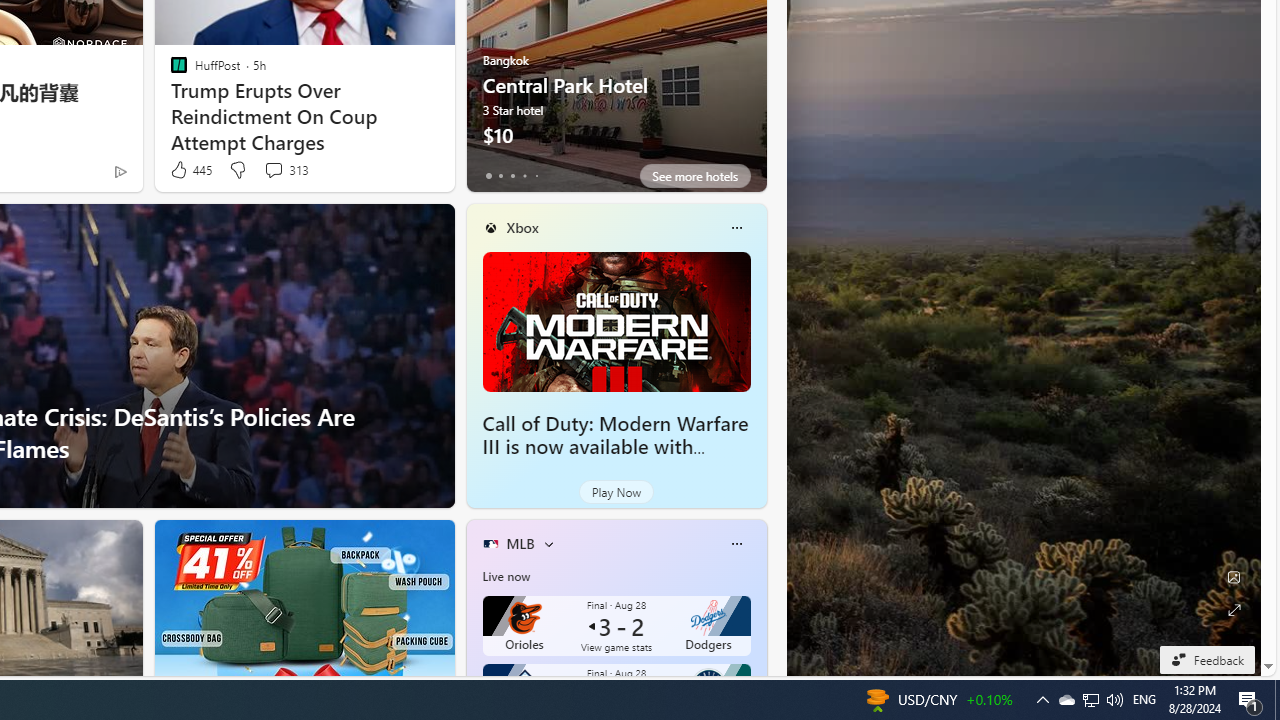 This screenshot has width=1280, height=720. What do you see at coordinates (1232, 577) in the screenshot?
I see `'Edit Background'` at bounding box center [1232, 577].